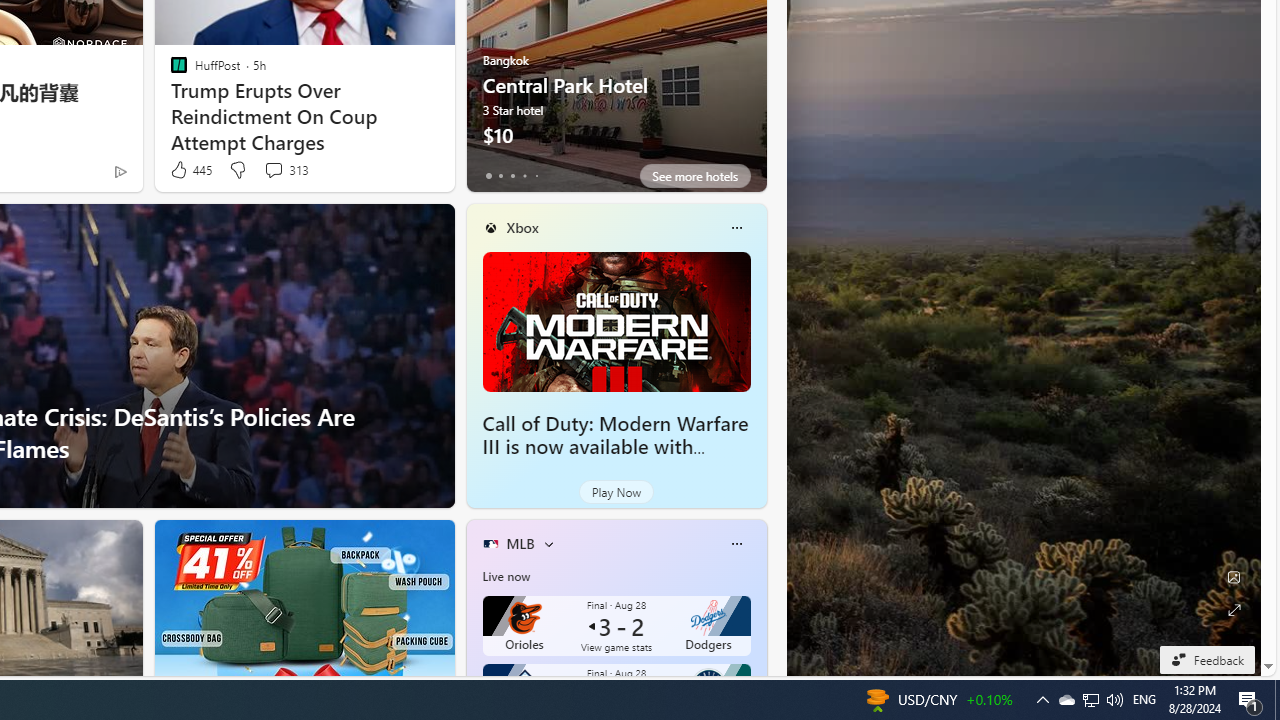 This screenshot has width=1280, height=720. What do you see at coordinates (1232, 577) in the screenshot?
I see `'Edit Background'` at bounding box center [1232, 577].